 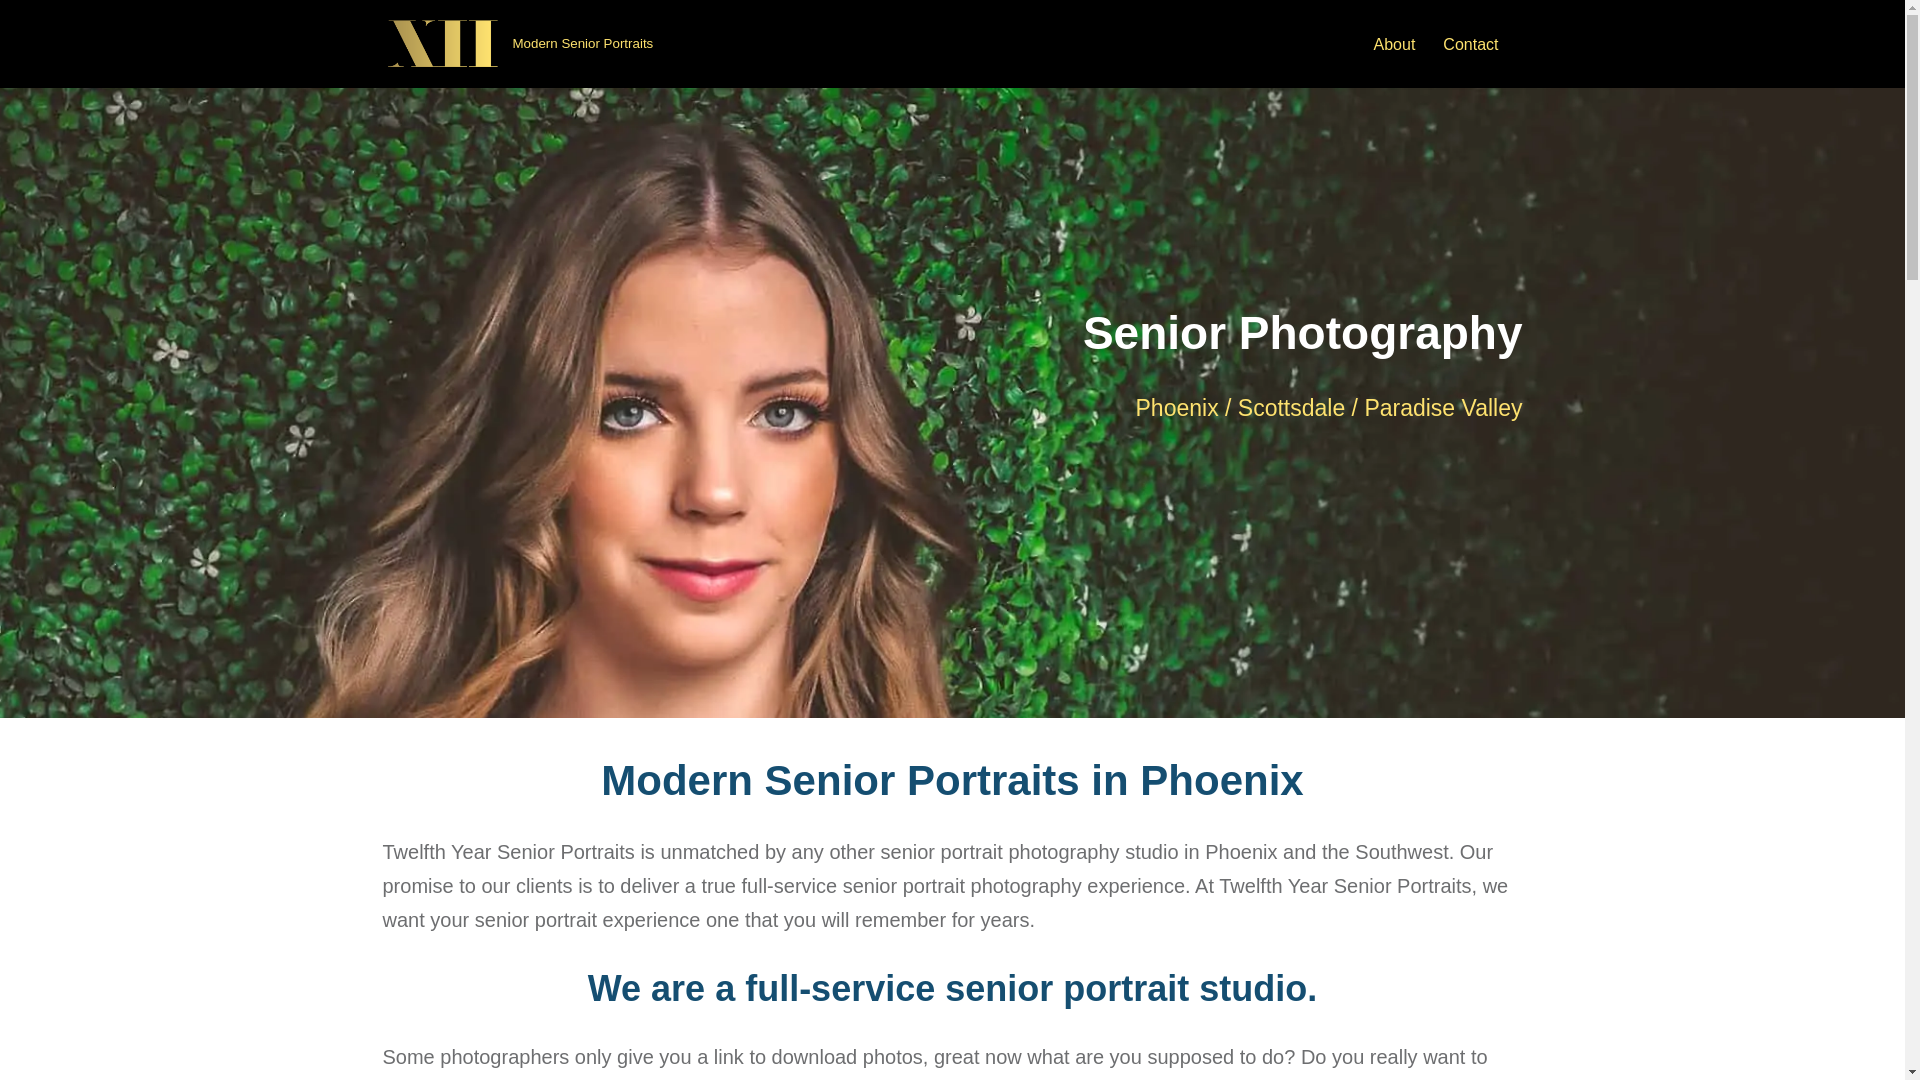 What do you see at coordinates (1394, 44) in the screenshot?
I see `'About'` at bounding box center [1394, 44].